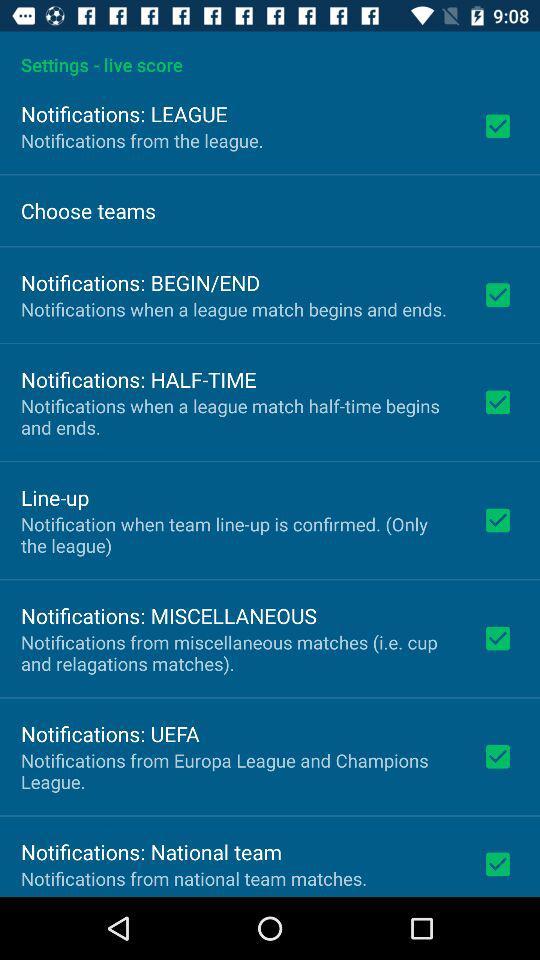  What do you see at coordinates (270, 53) in the screenshot?
I see `the app above the notifications: league app` at bounding box center [270, 53].